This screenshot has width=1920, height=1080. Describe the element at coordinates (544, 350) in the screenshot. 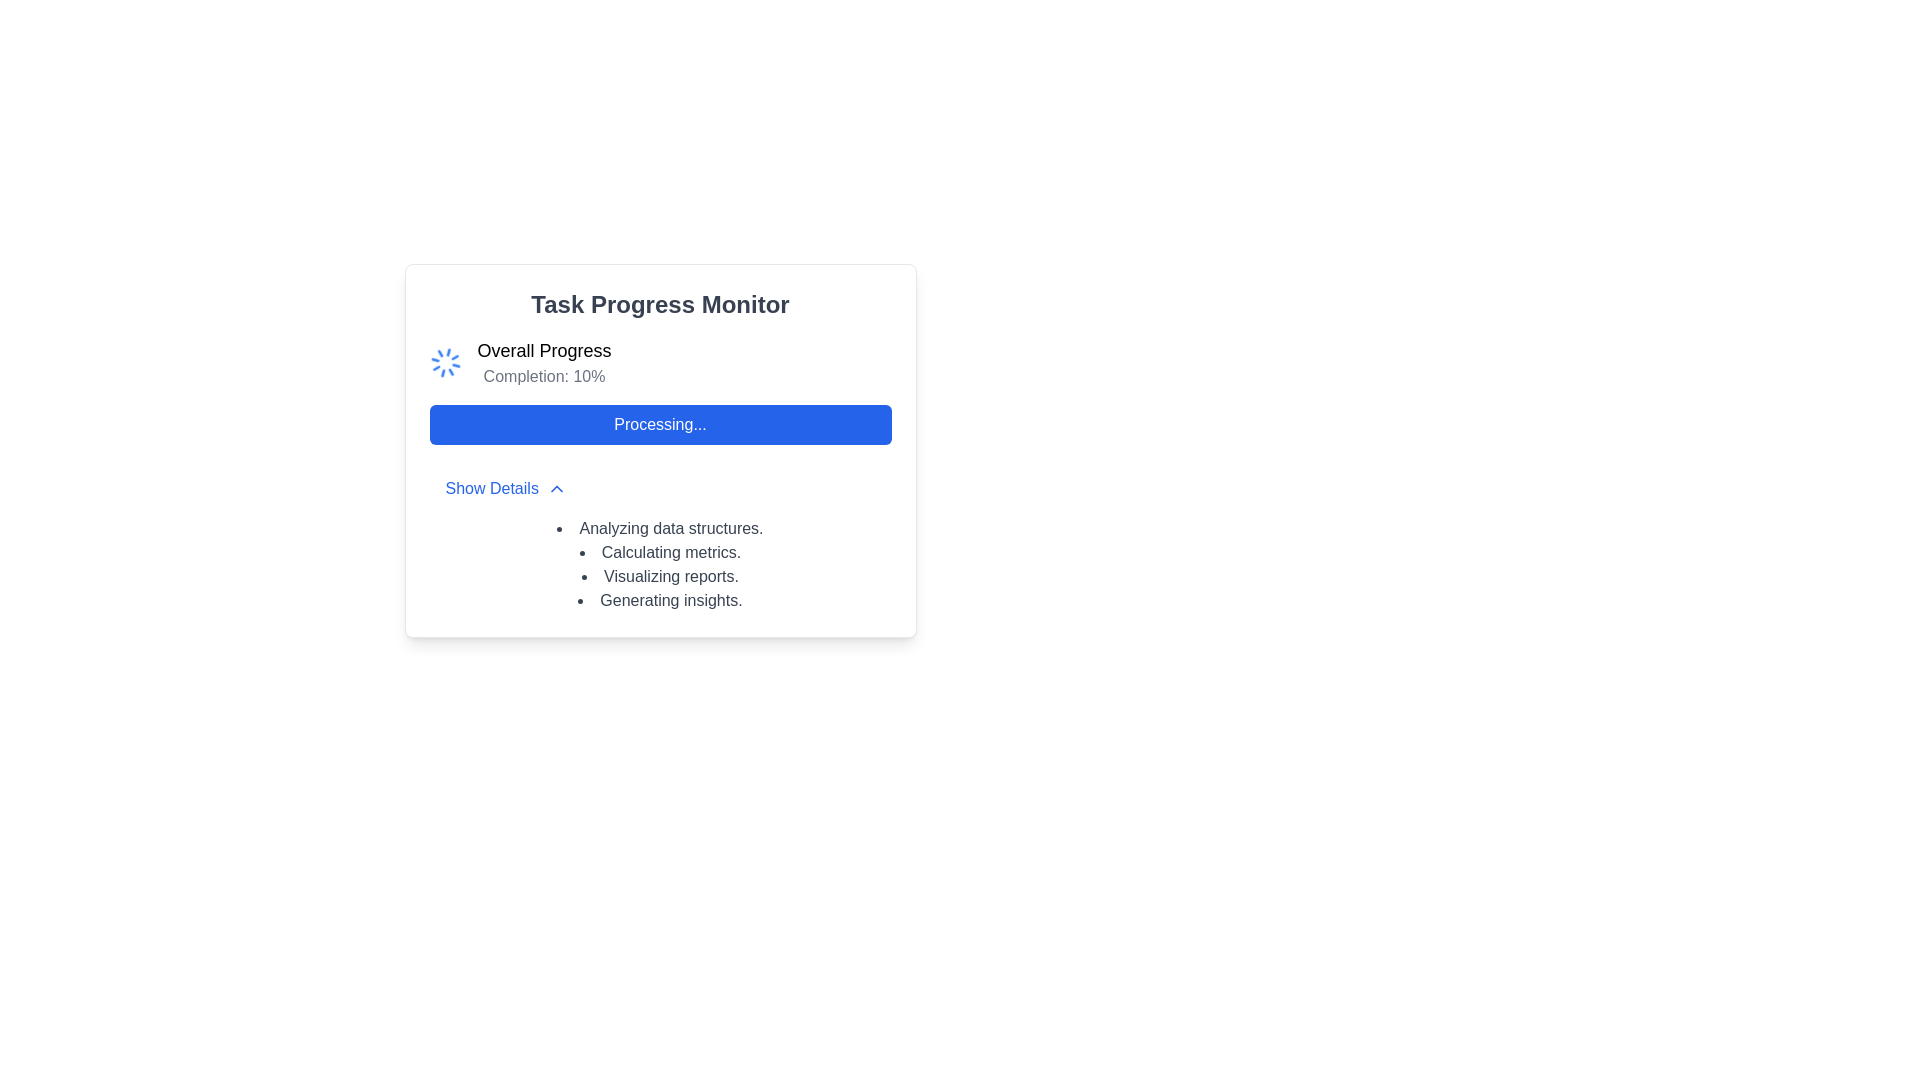

I see `text content of the header label located at the top-left section of the card, which summarizes the progress information and is positioned above the secondary text 'Completion: 0%` at that location.